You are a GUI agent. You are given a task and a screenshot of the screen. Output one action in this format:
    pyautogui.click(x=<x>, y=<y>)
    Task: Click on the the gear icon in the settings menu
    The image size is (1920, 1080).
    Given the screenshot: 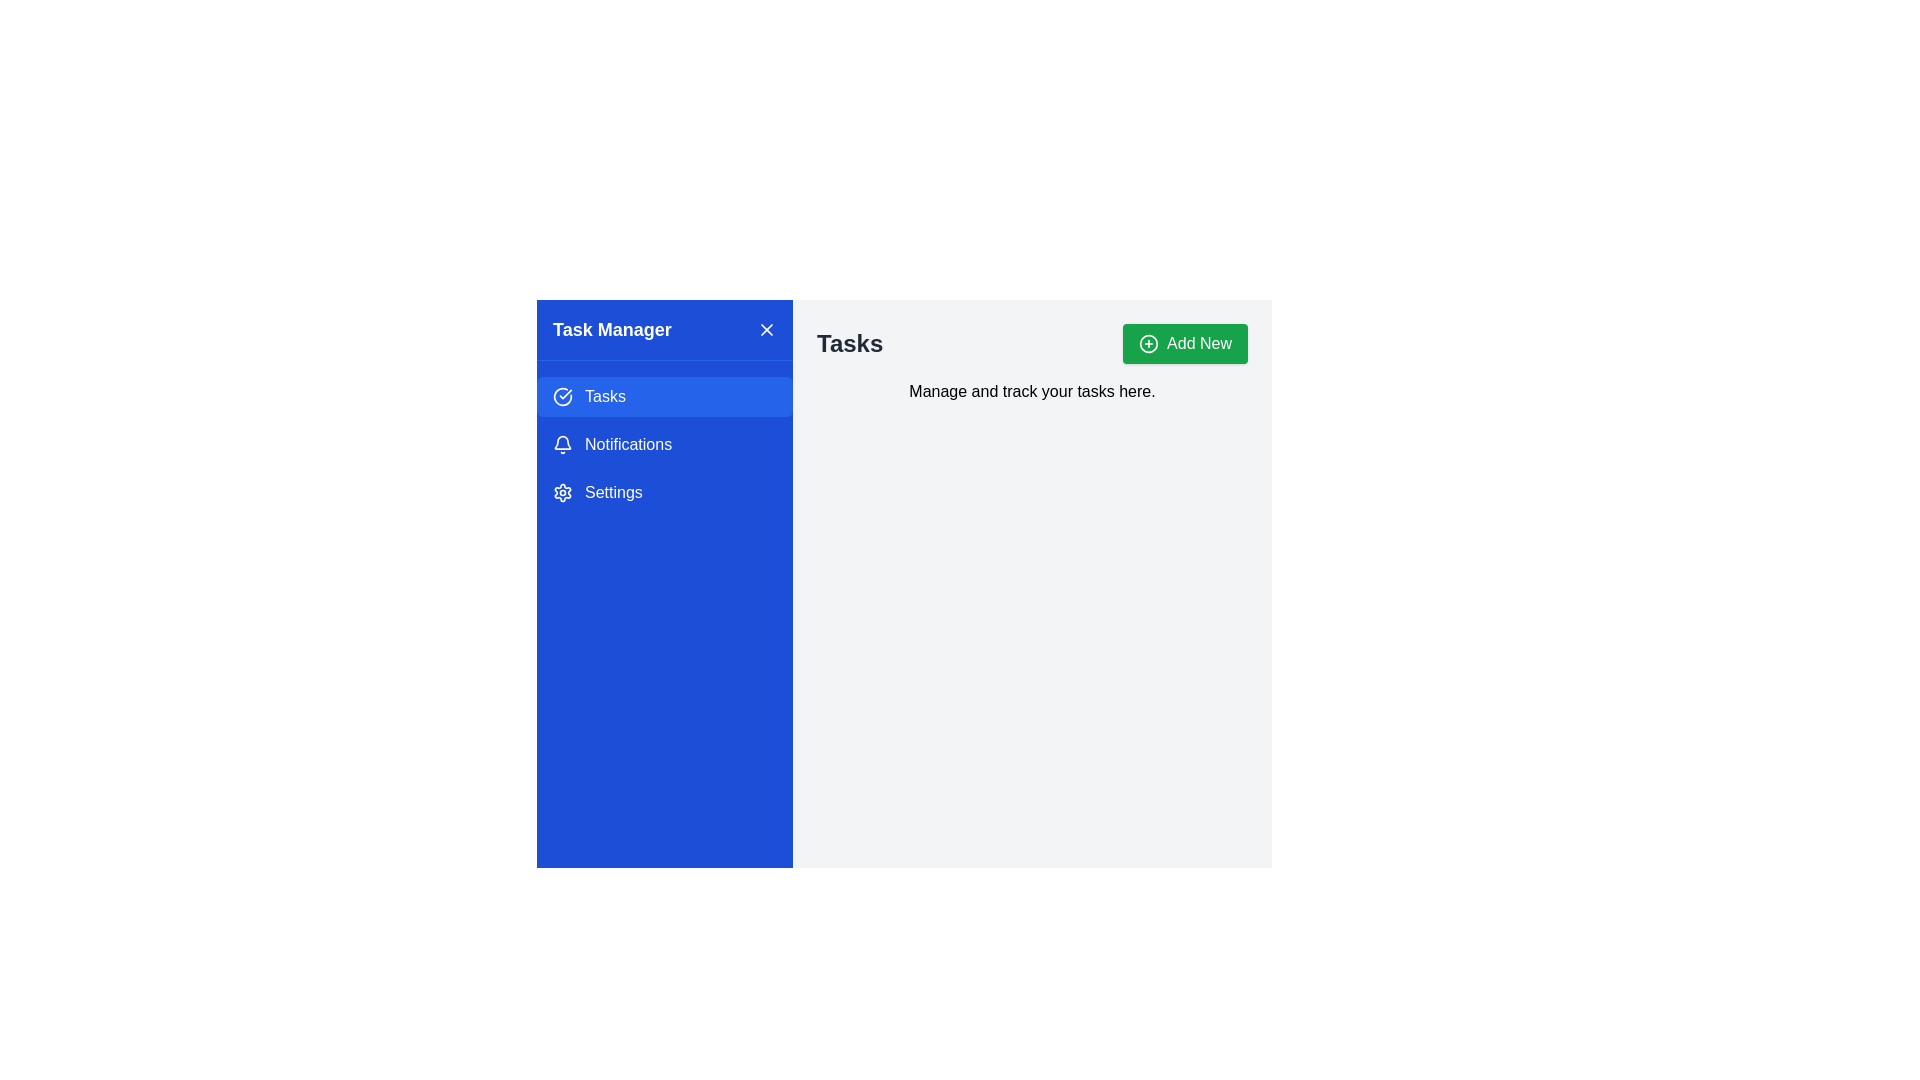 What is the action you would take?
    pyautogui.click(x=561, y=493)
    